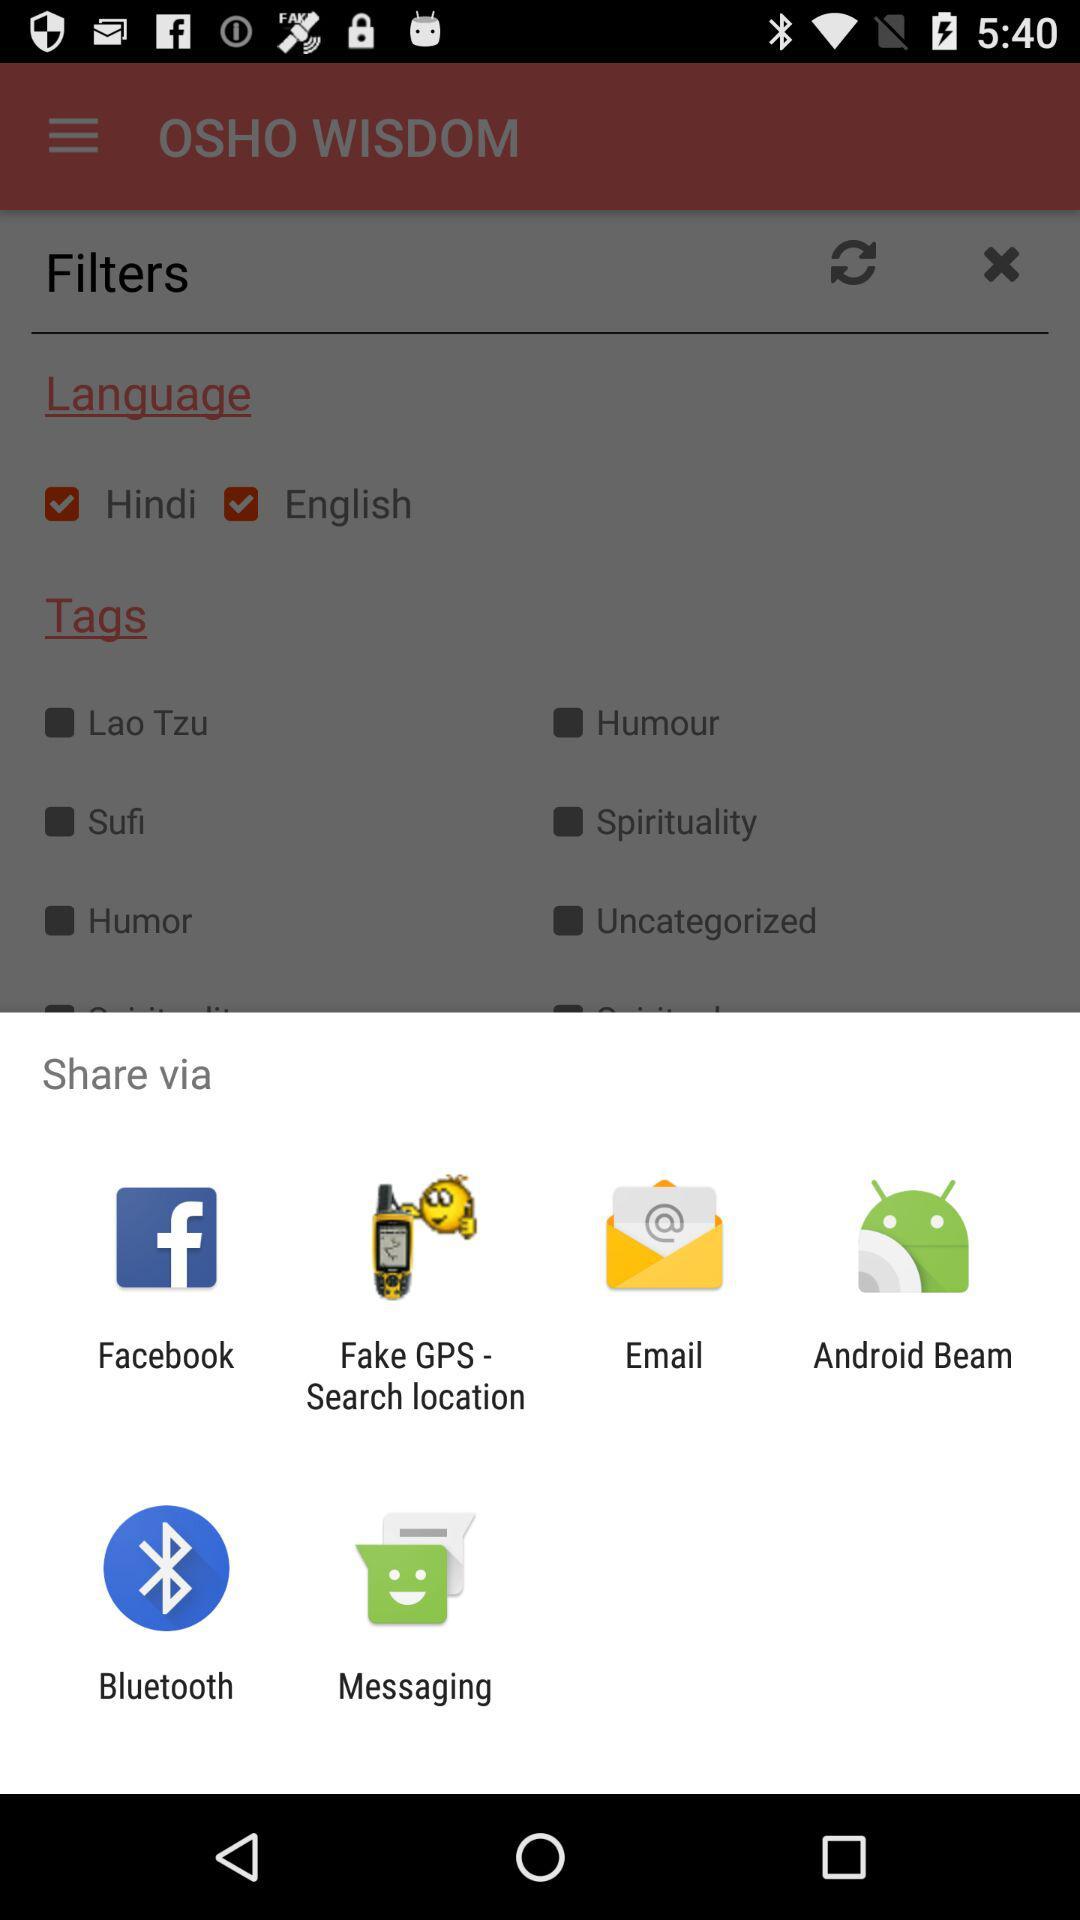 The height and width of the screenshot is (1920, 1080). What do you see at coordinates (414, 1705) in the screenshot?
I see `messaging app` at bounding box center [414, 1705].